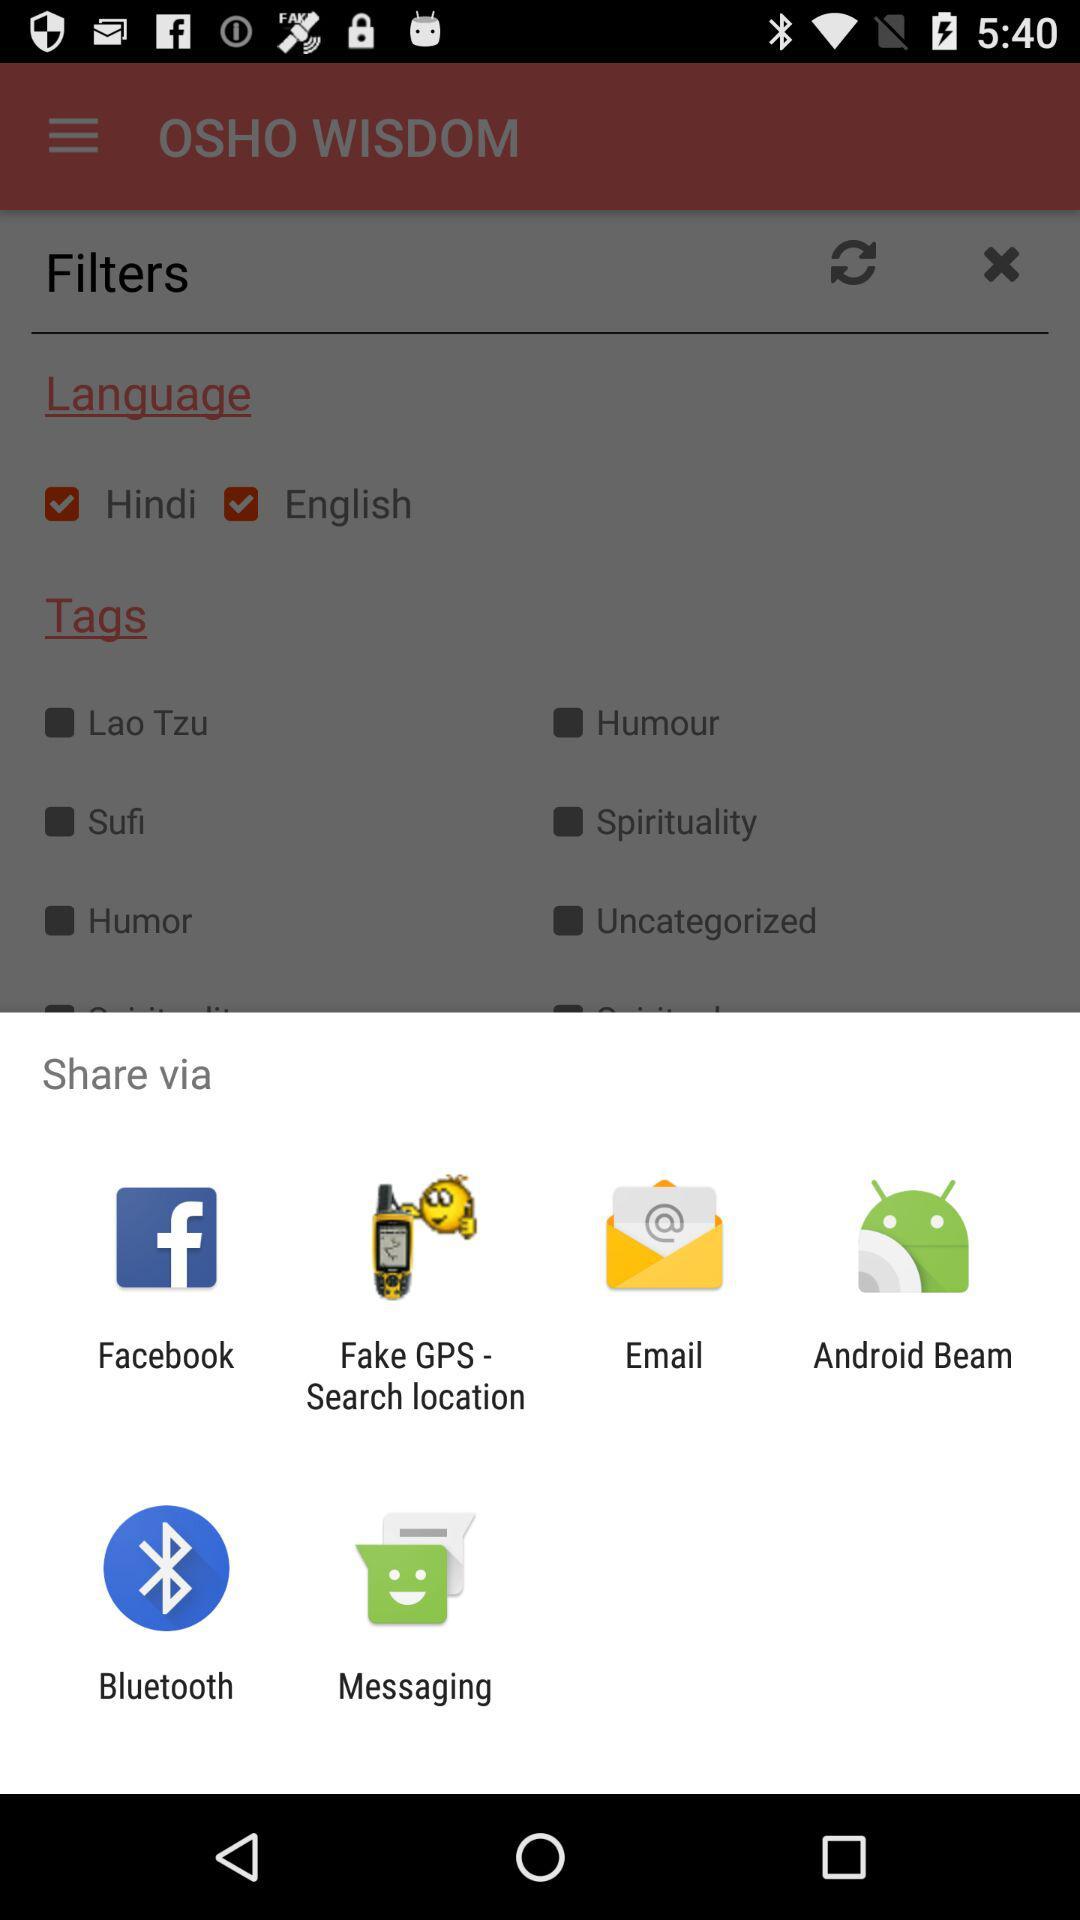 The height and width of the screenshot is (1920, 1080). What do you see at coordinates (414, 1705) in the screenshot?
I see `messaging app` at bounding box center [414, 1705].